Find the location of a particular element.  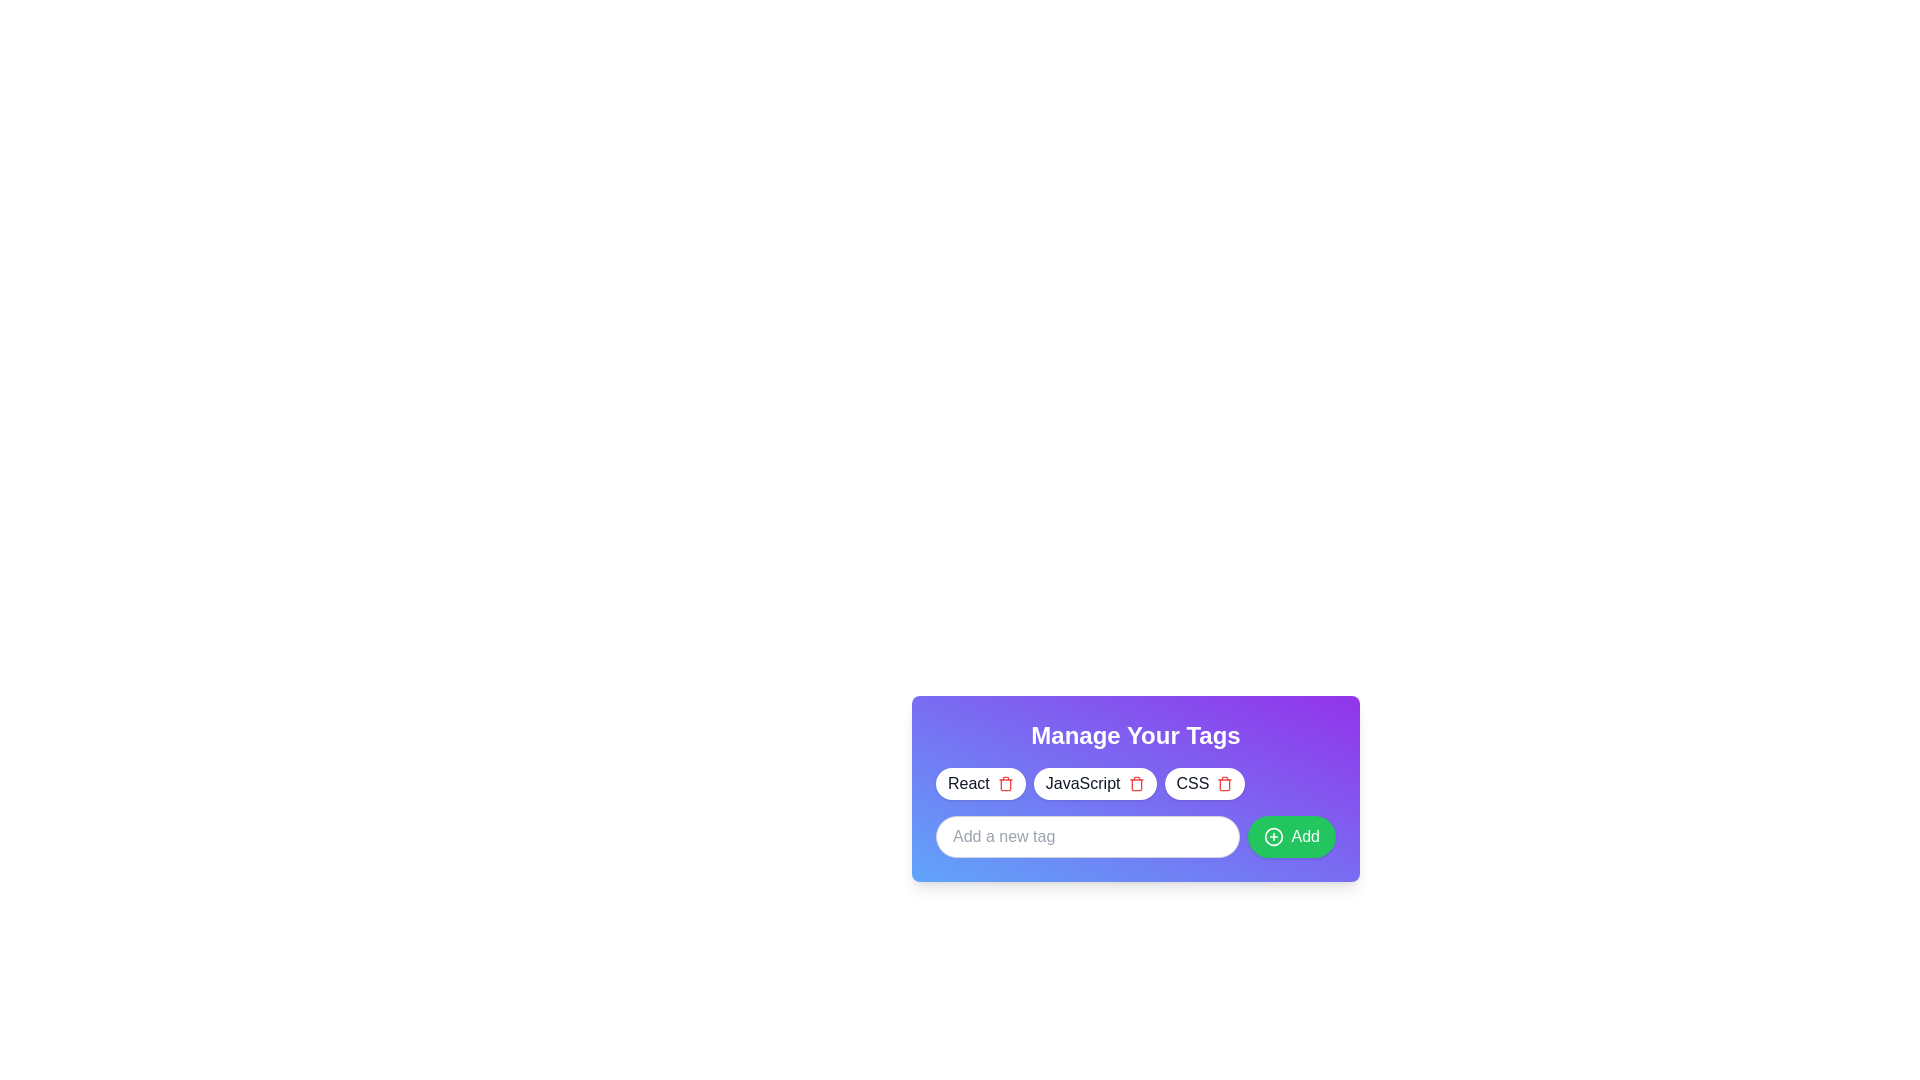

text label displaying 'JavaScript' that is centrally located within a rounded button in the 'Manage Your Tags' panel is located at coordinates (1082, 782).